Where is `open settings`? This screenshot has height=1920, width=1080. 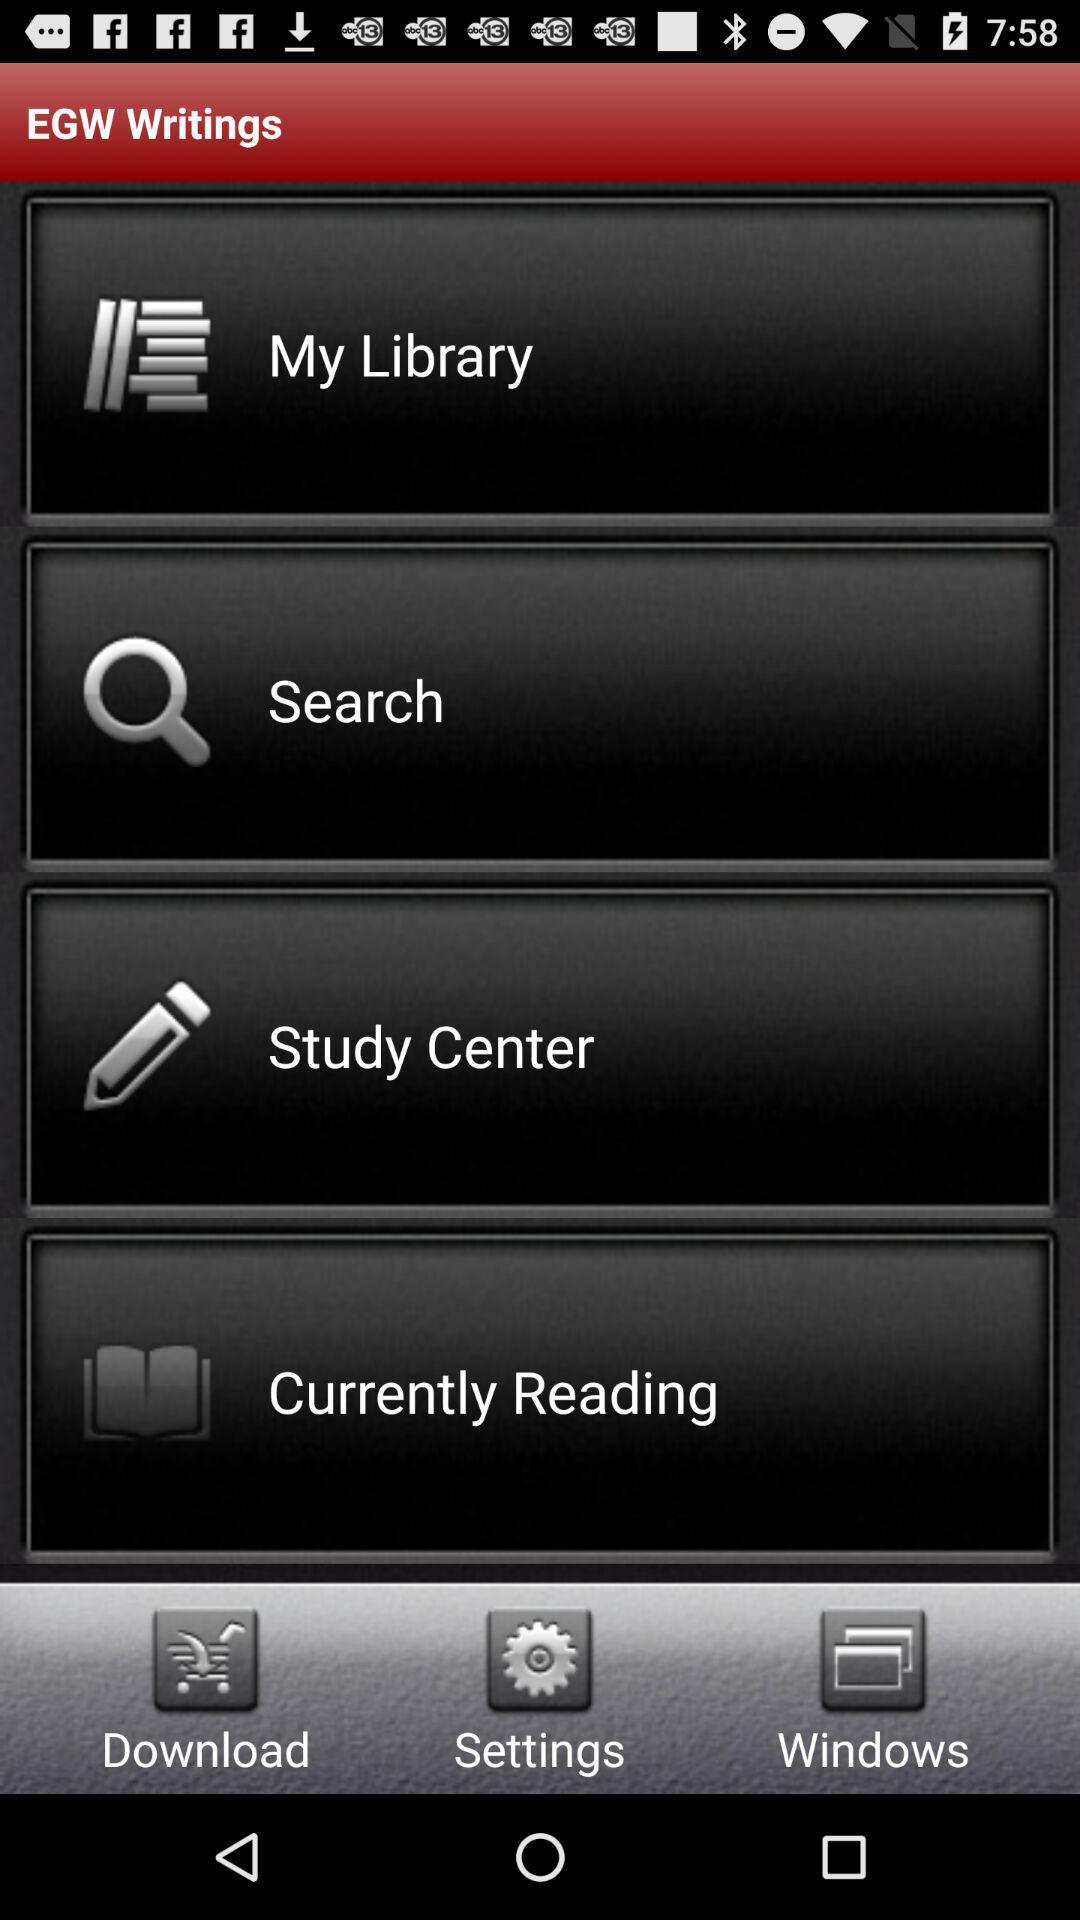 open settings is located at coordinates (538, 1660).